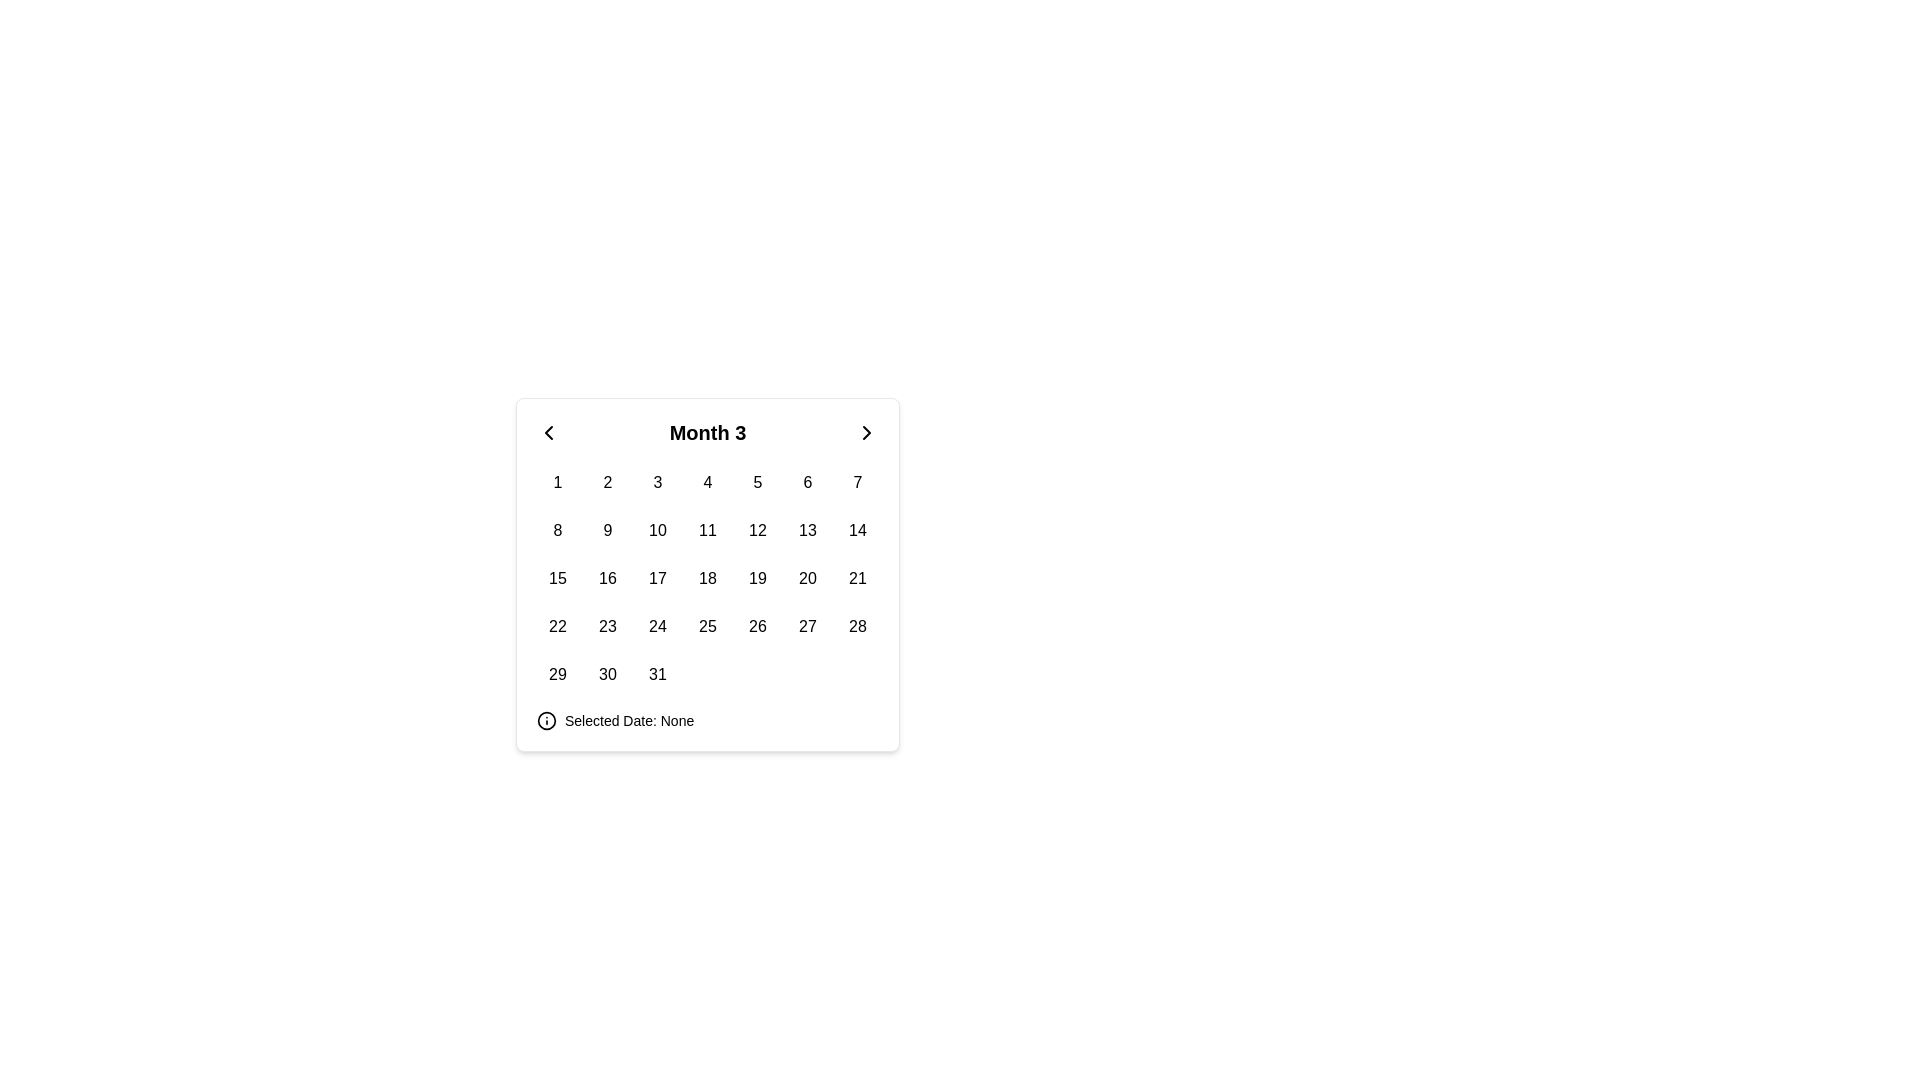 The width and height of the screenshot is (1920, 1080). What do you see at coordinates (657, 530) in the screenshot?
I see `the Button-like date element representing the date '10' in the calendar interface` at bounding box center [657, 530].